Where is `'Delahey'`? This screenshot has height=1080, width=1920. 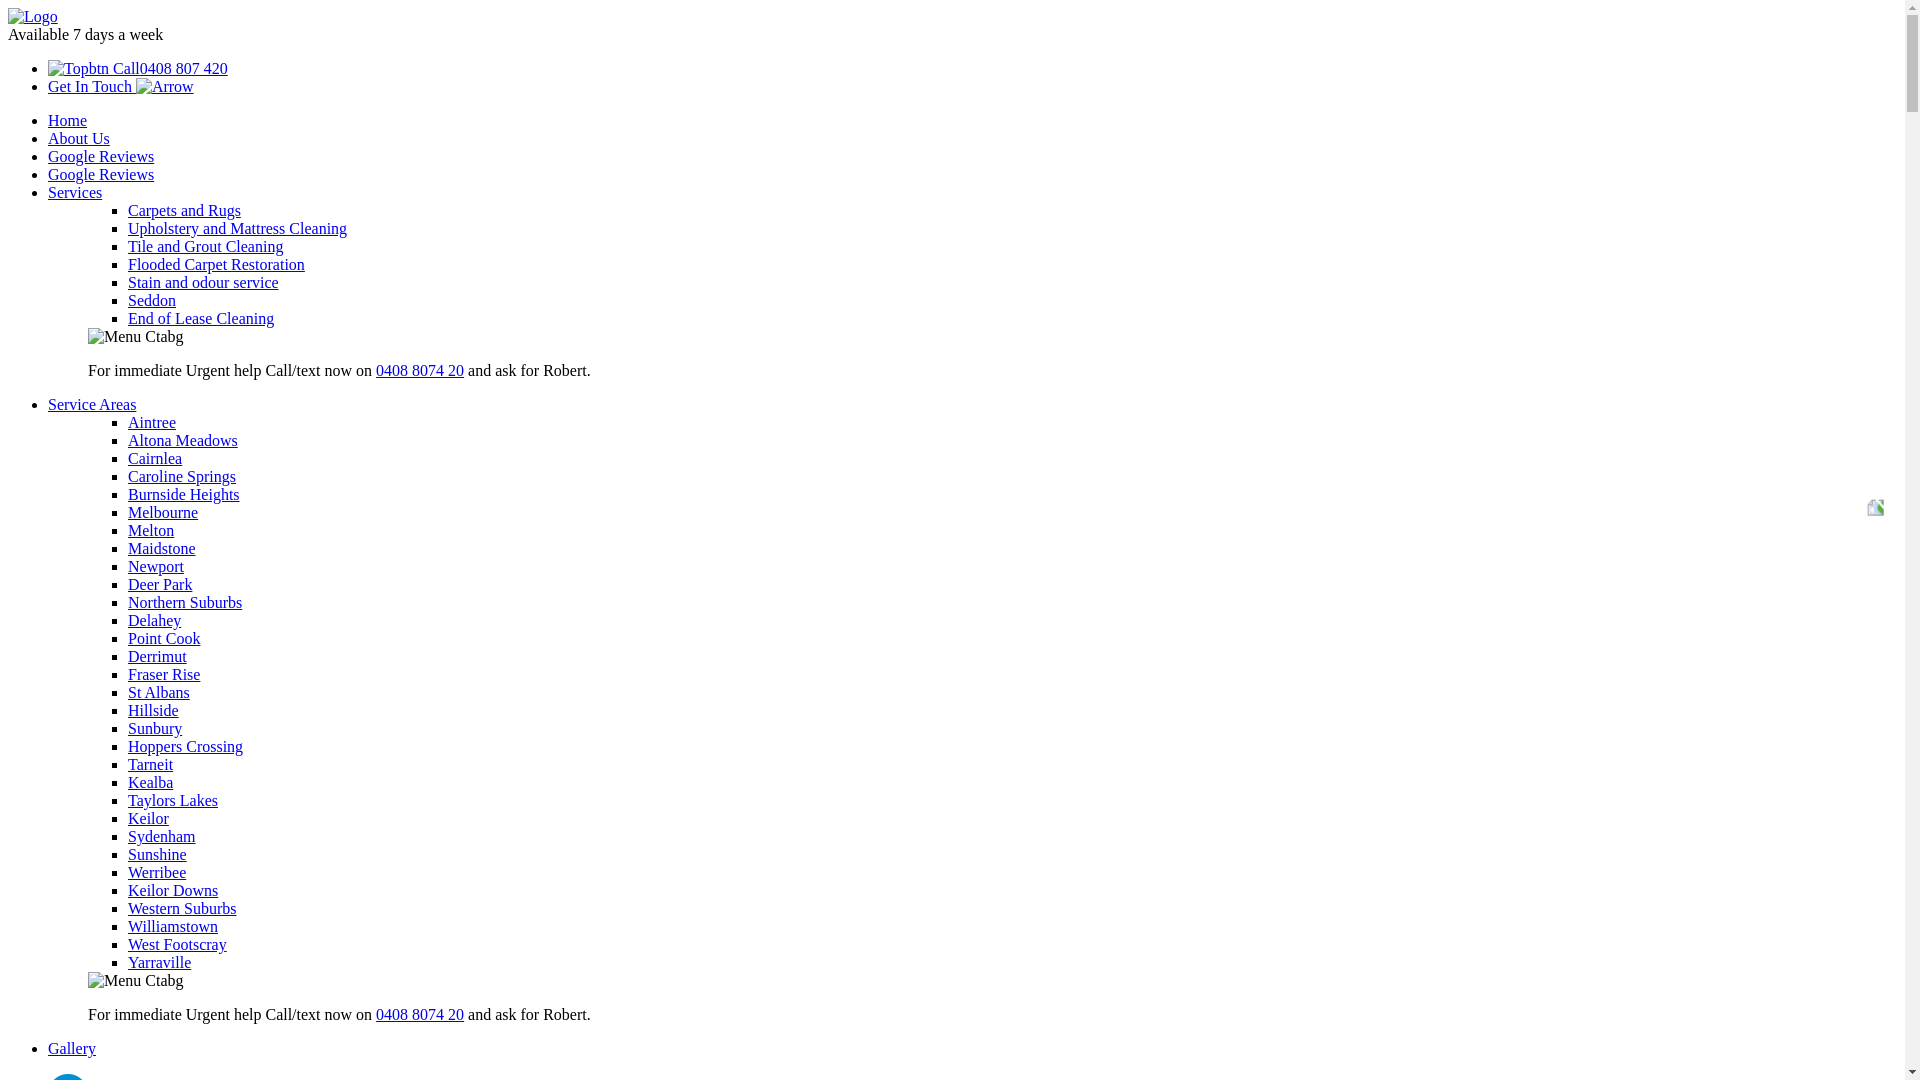
'Delahey' is located at coordinates (153, 619).